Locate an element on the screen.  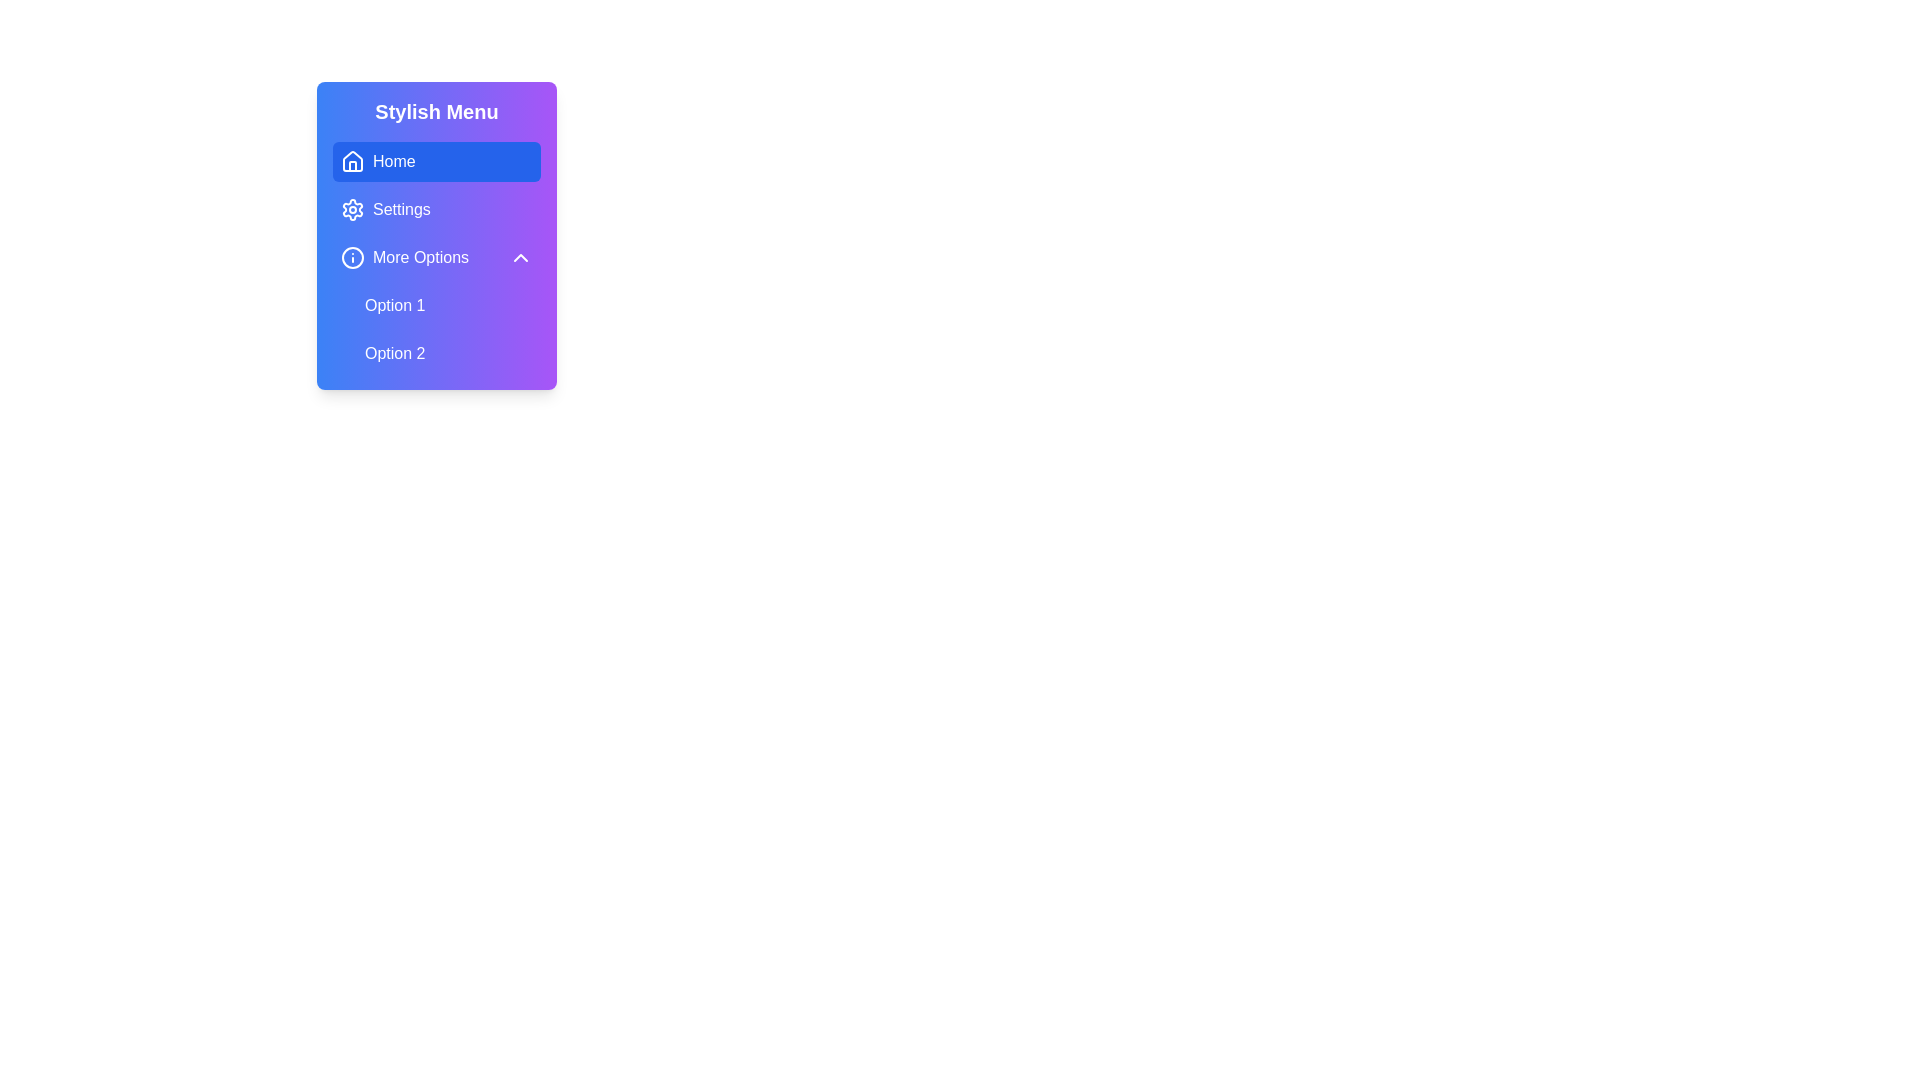
the 'Settings' icon located in the vertical menu to the left of the 'Settings' label is located at coordinates (353, 209).